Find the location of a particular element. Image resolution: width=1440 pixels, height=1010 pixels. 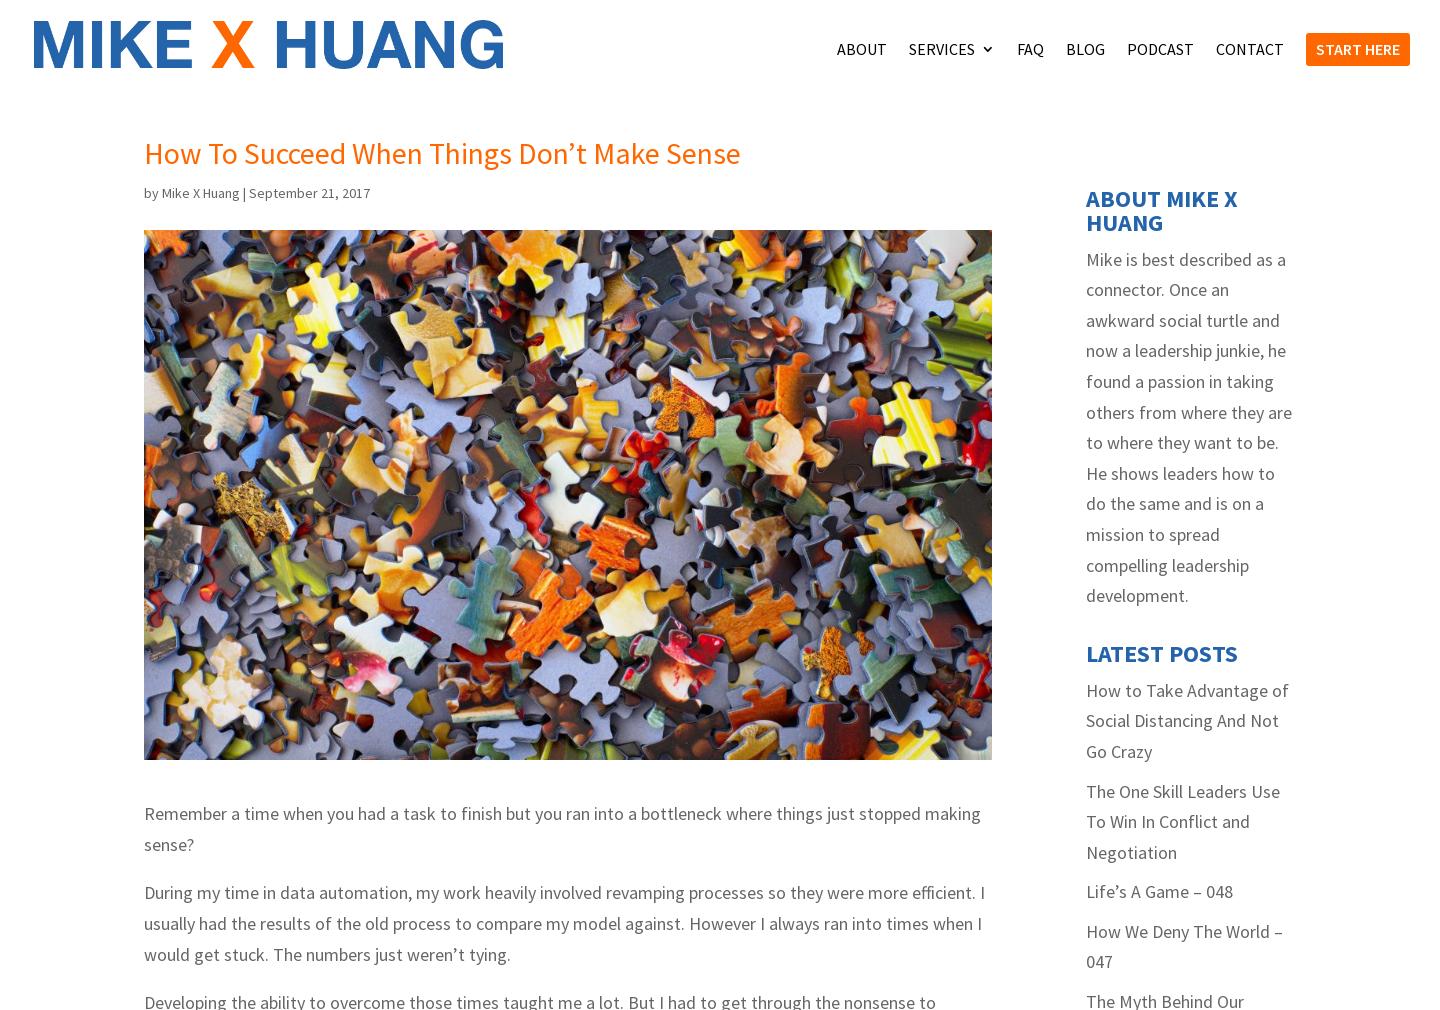

'Mike X Huang' is located at coordinates (201, 192).